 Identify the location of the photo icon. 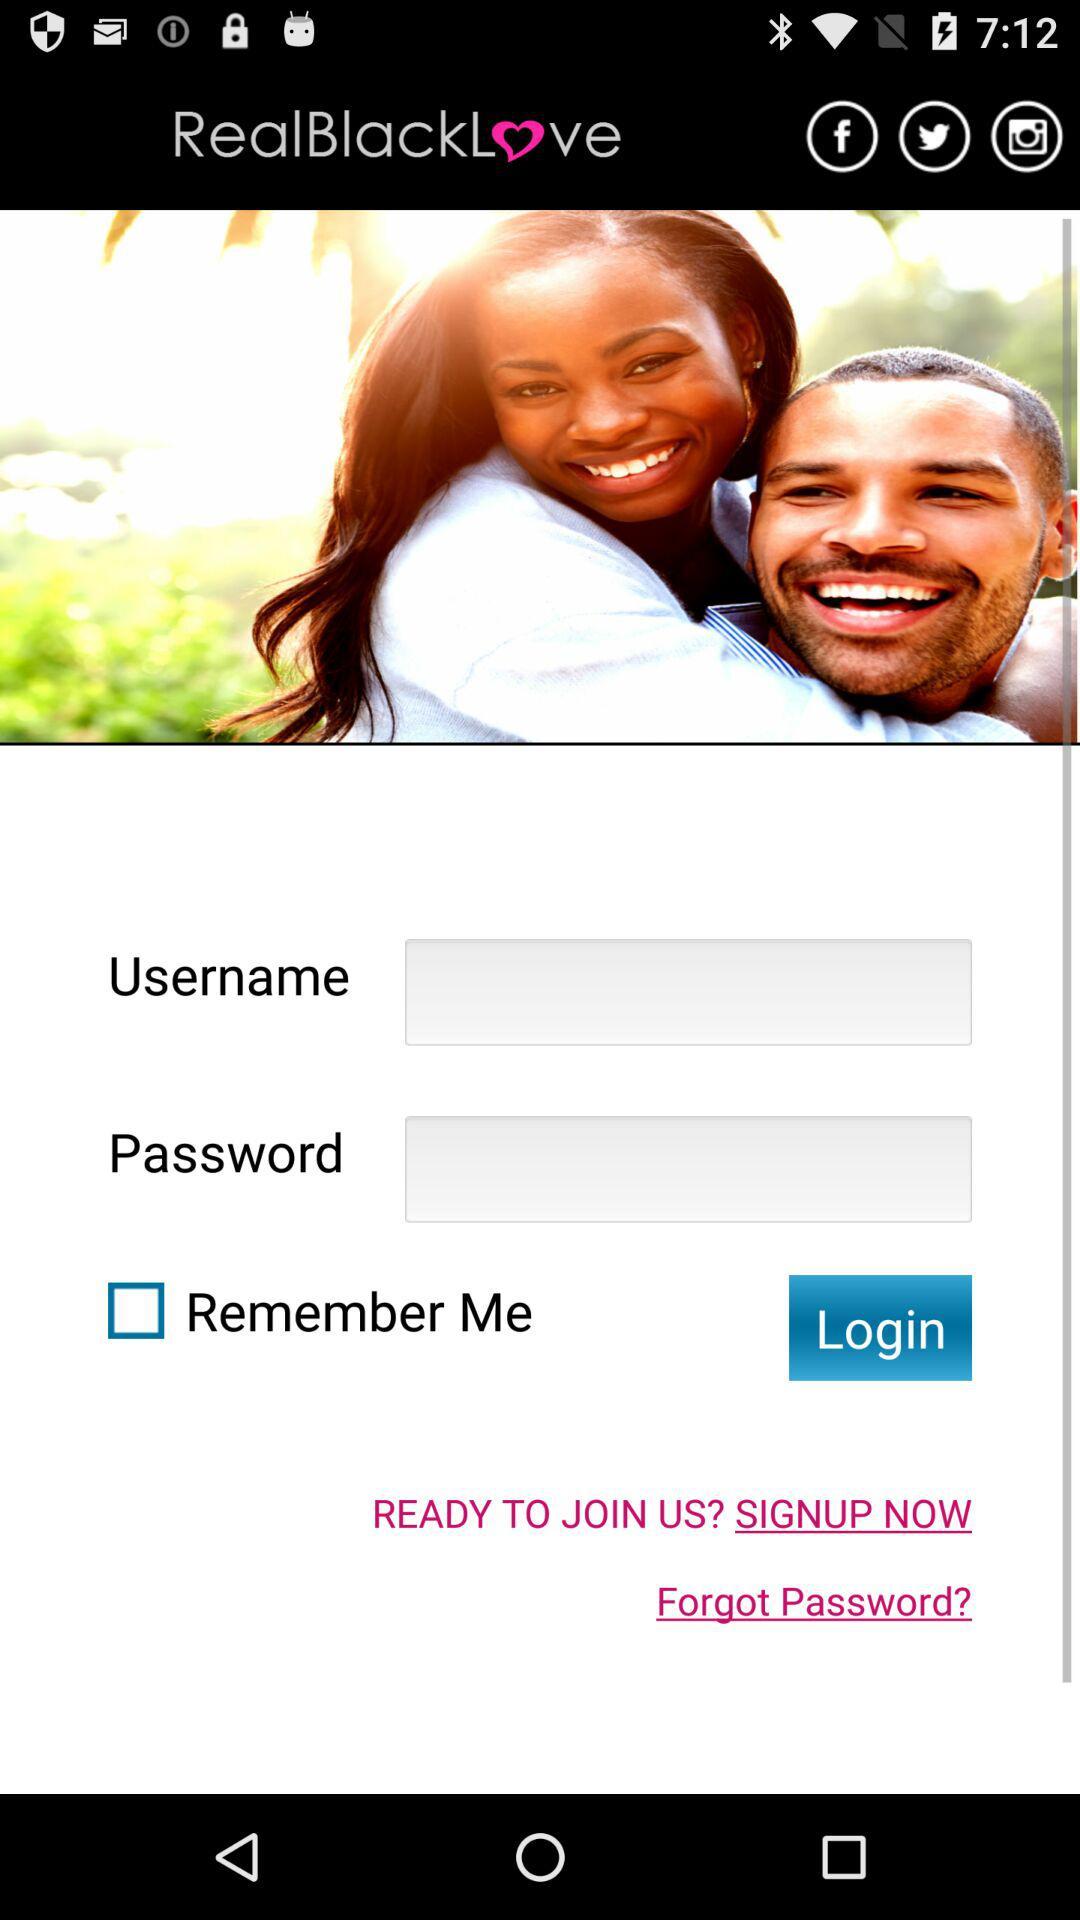
(1027, 144).